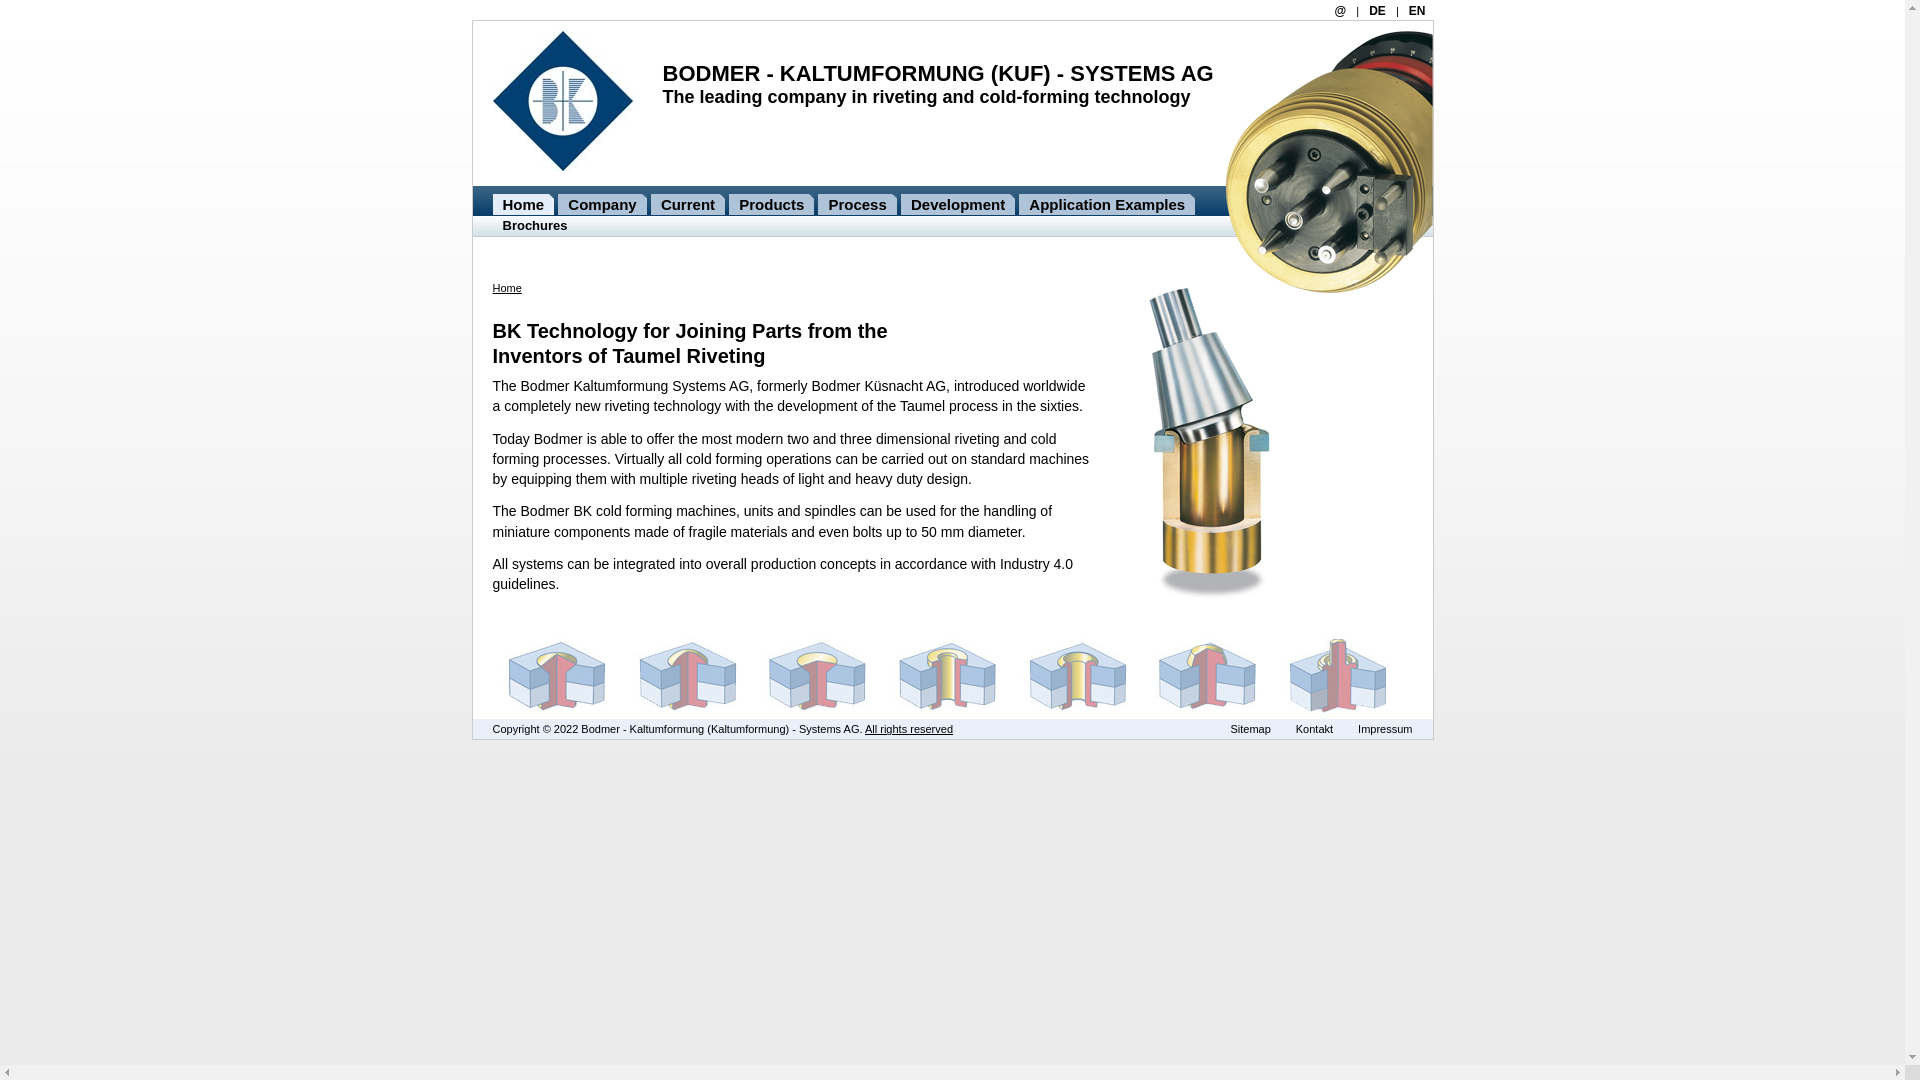 The width and height of the screenshot is (1920, 1080). I want to click on 'Products', so click(770, 204).